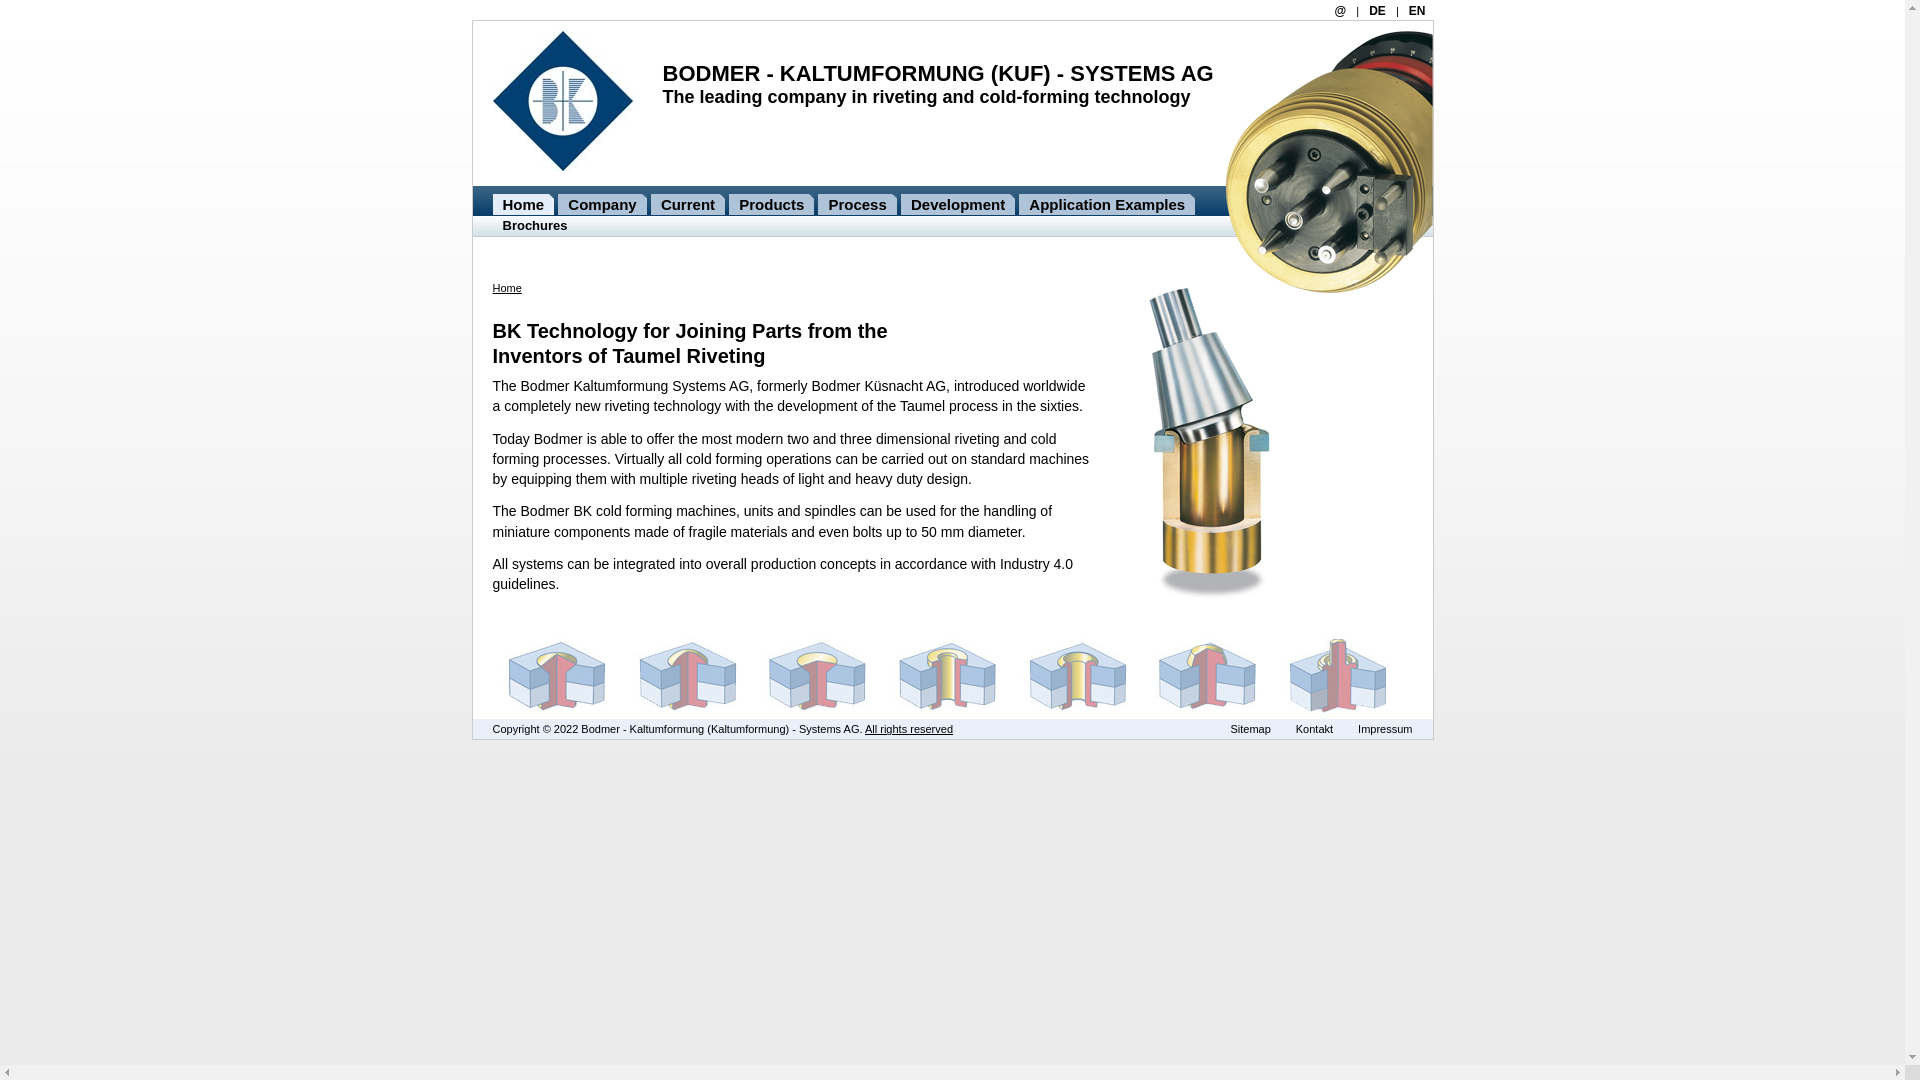 The width and height of the screenshot is (1920, 1080). I want to click on 'Products', so click(770, 204).